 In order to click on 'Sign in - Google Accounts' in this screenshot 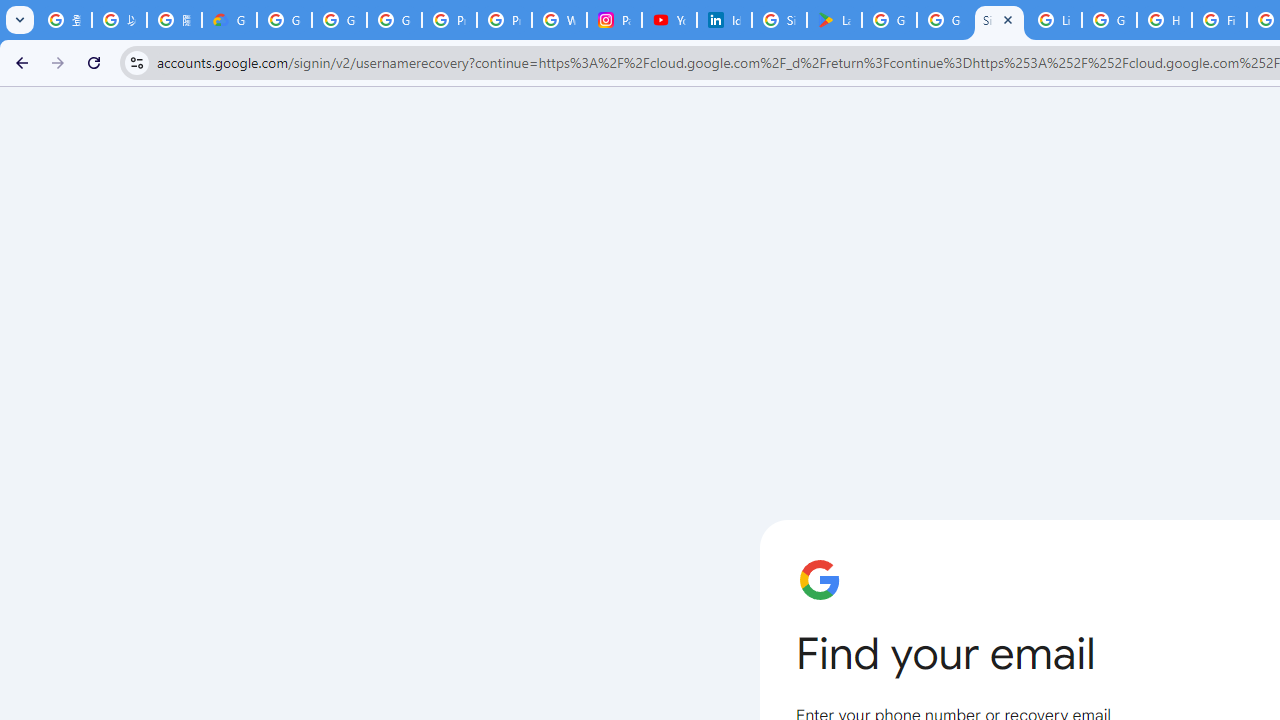, I will do `click(999, 20)`.